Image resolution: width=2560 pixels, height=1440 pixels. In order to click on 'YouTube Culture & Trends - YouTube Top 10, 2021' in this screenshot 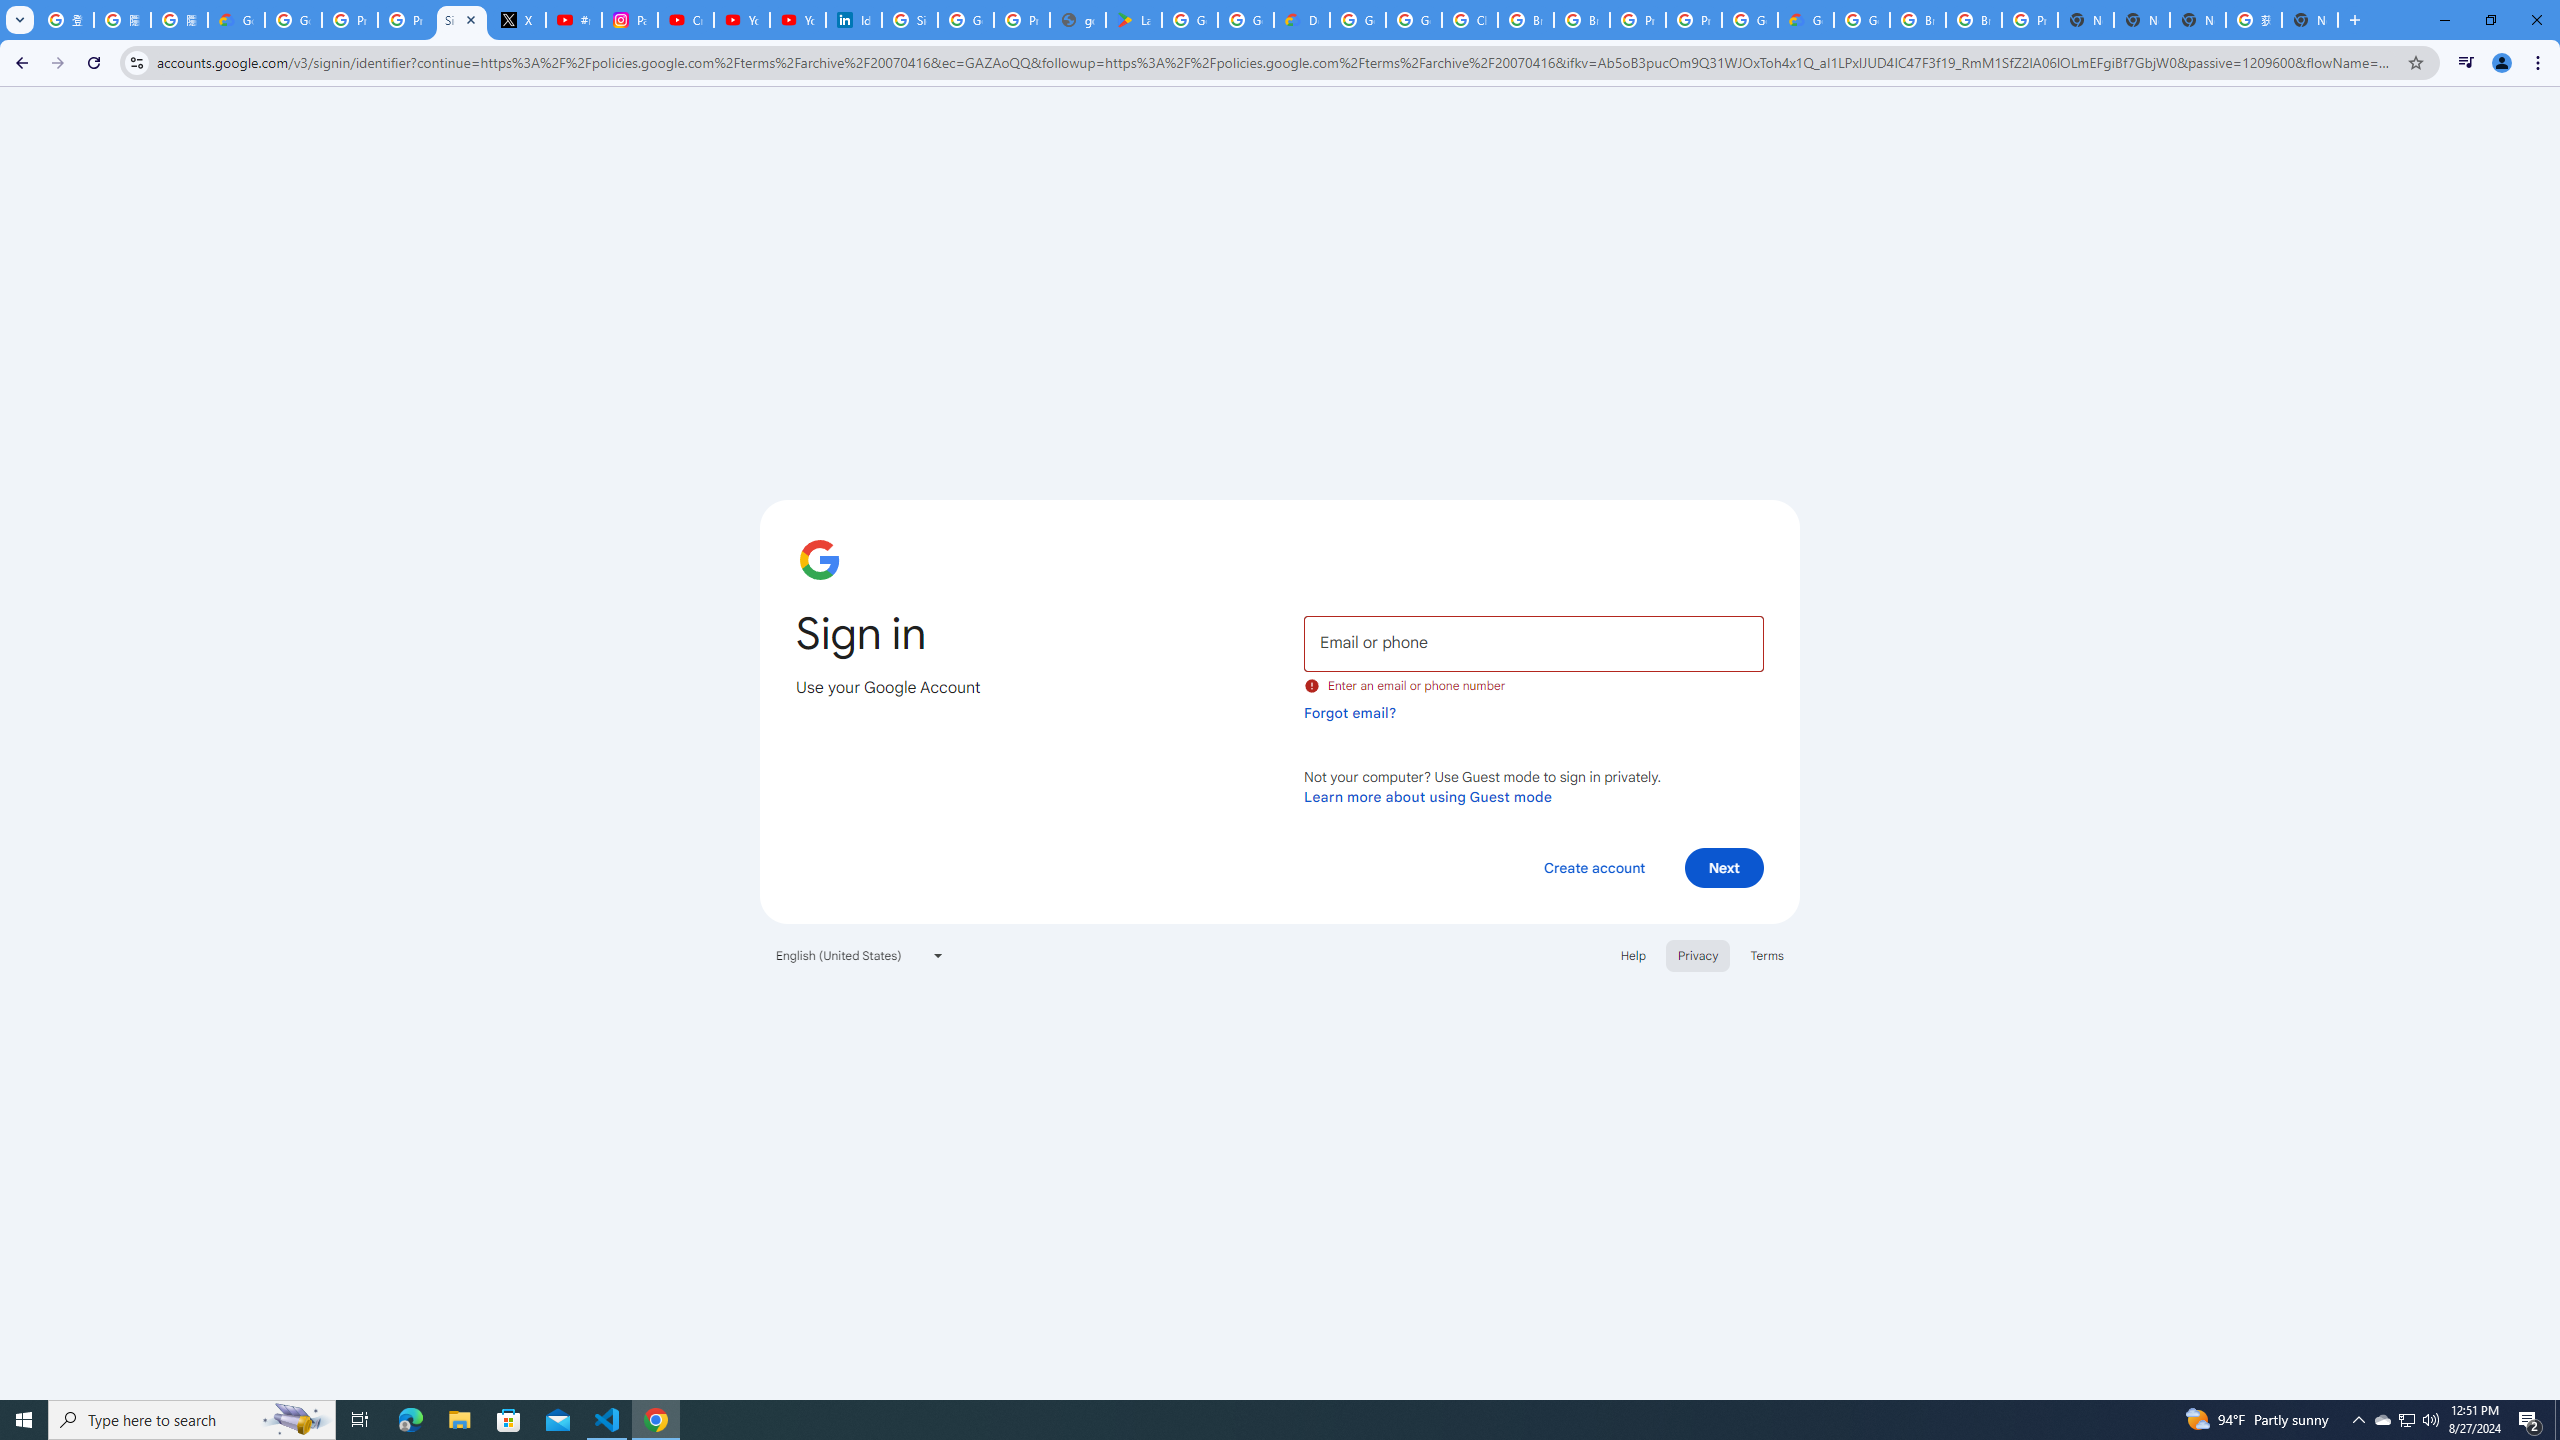, I will do `click(796, 19)`.